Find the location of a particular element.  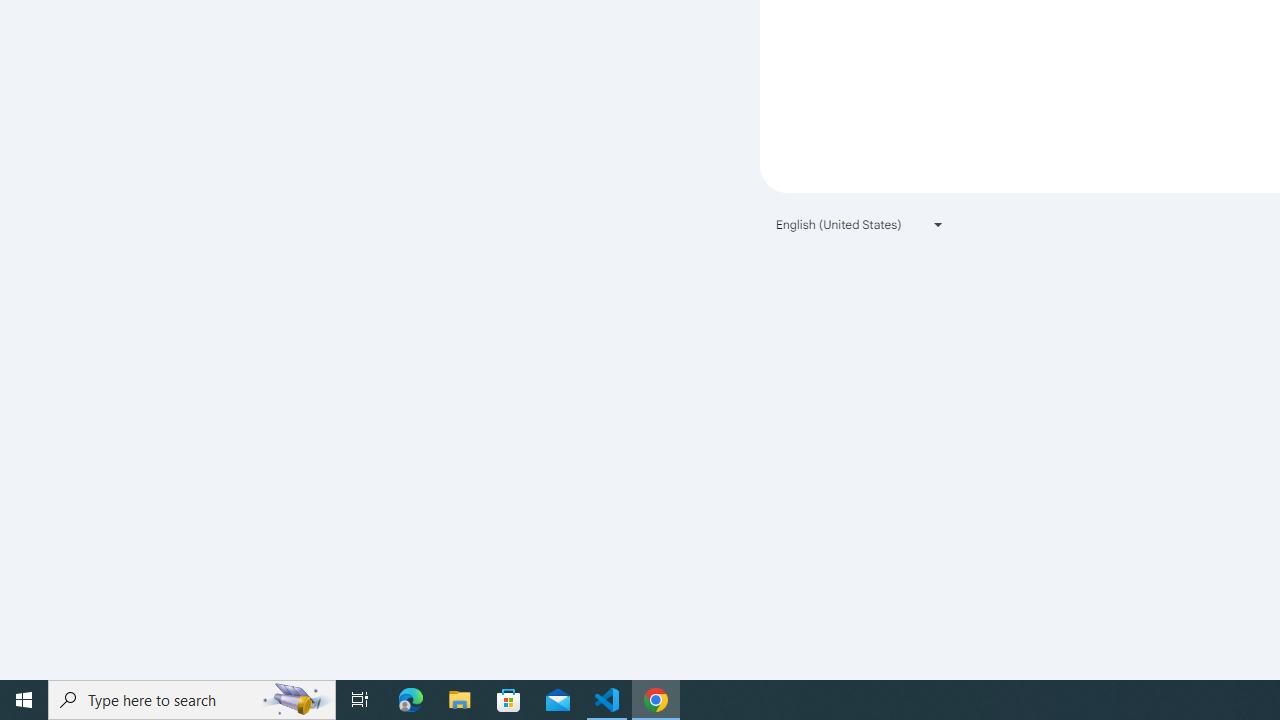

'English (United States)' is located at coordinates (860, 224).